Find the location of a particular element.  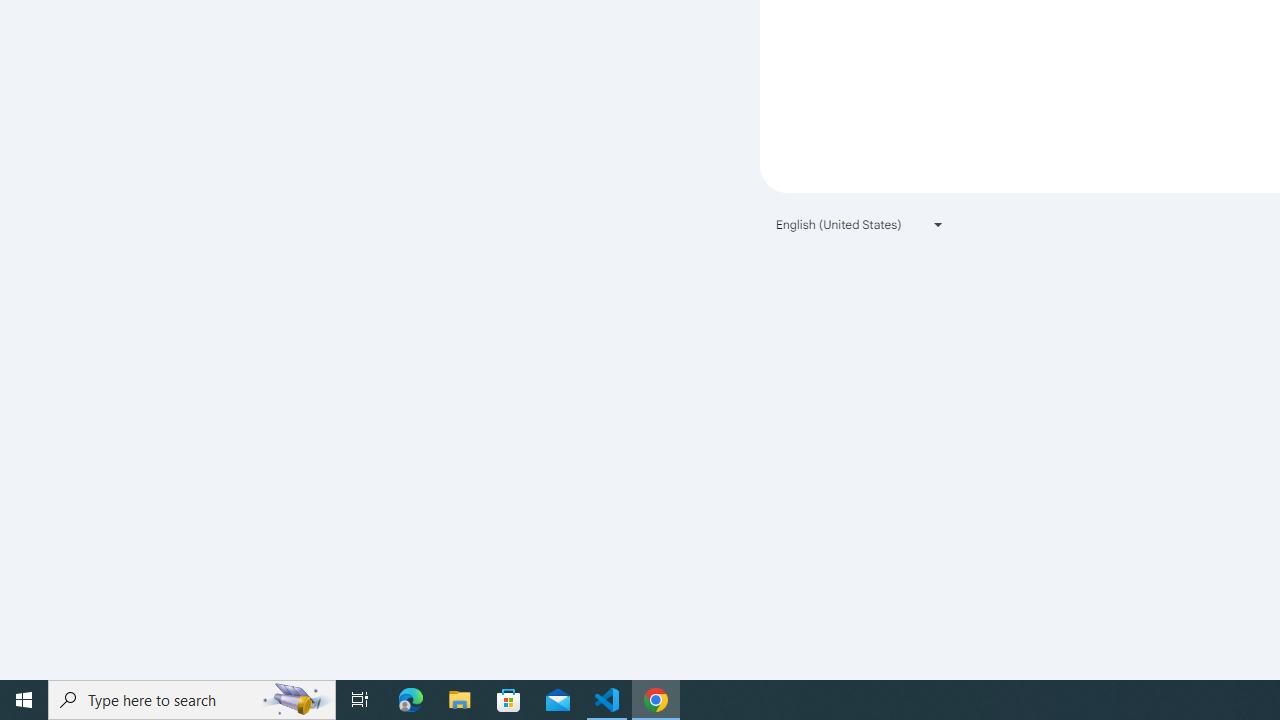

'English (United States)' is located at coordinates (860, 224).